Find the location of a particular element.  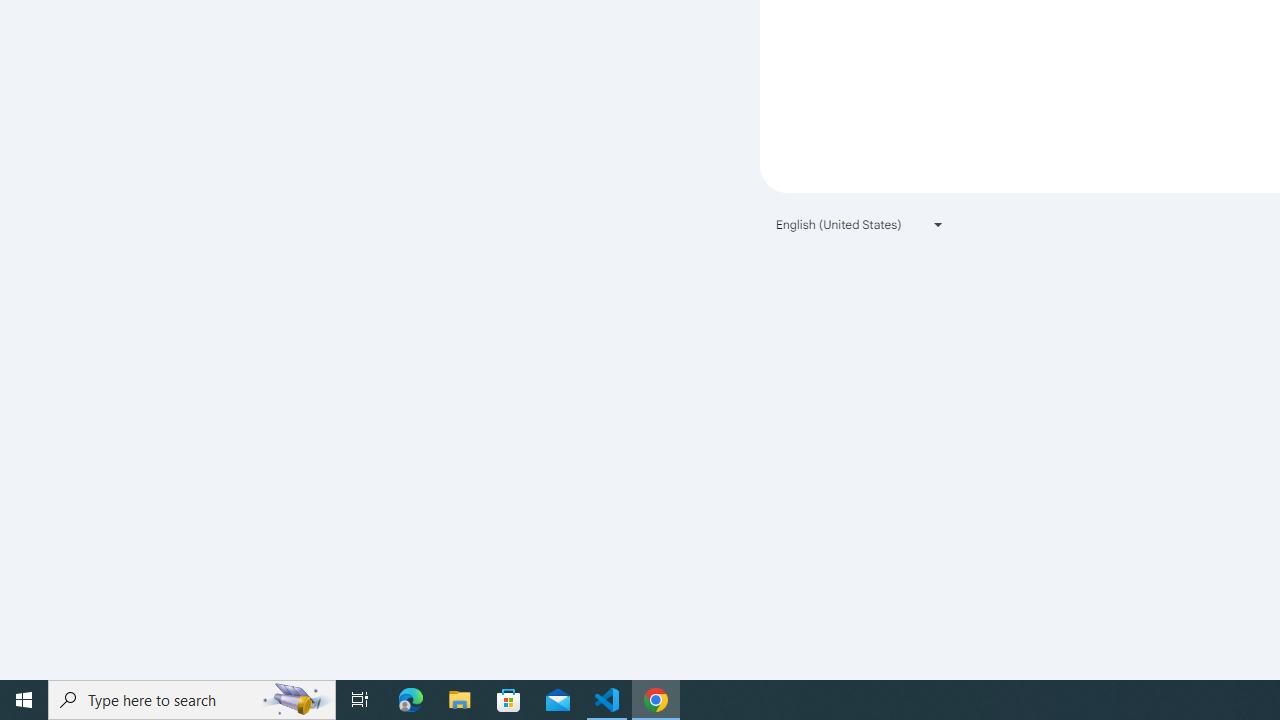

'English (United States)' is located at coordinates (860, 224).